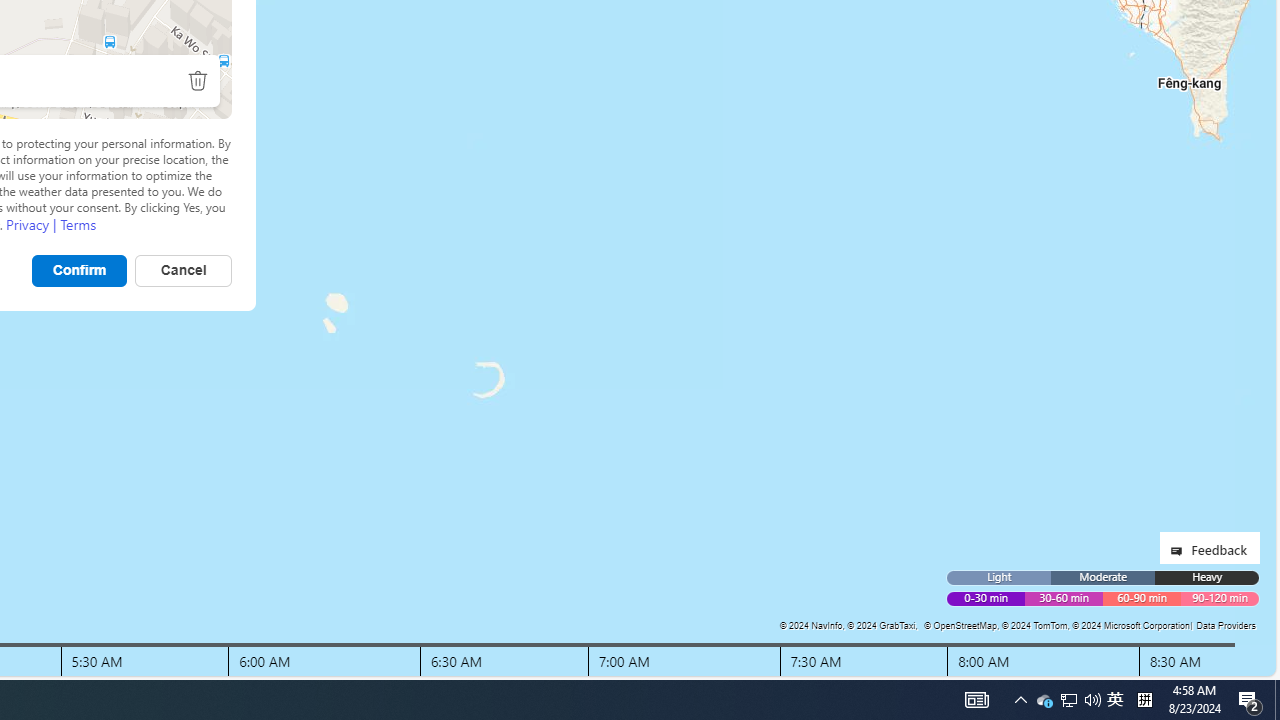  Describe the element at coordinates (1208, 547) in the screenshot. I see `'Feedback'` at that location.